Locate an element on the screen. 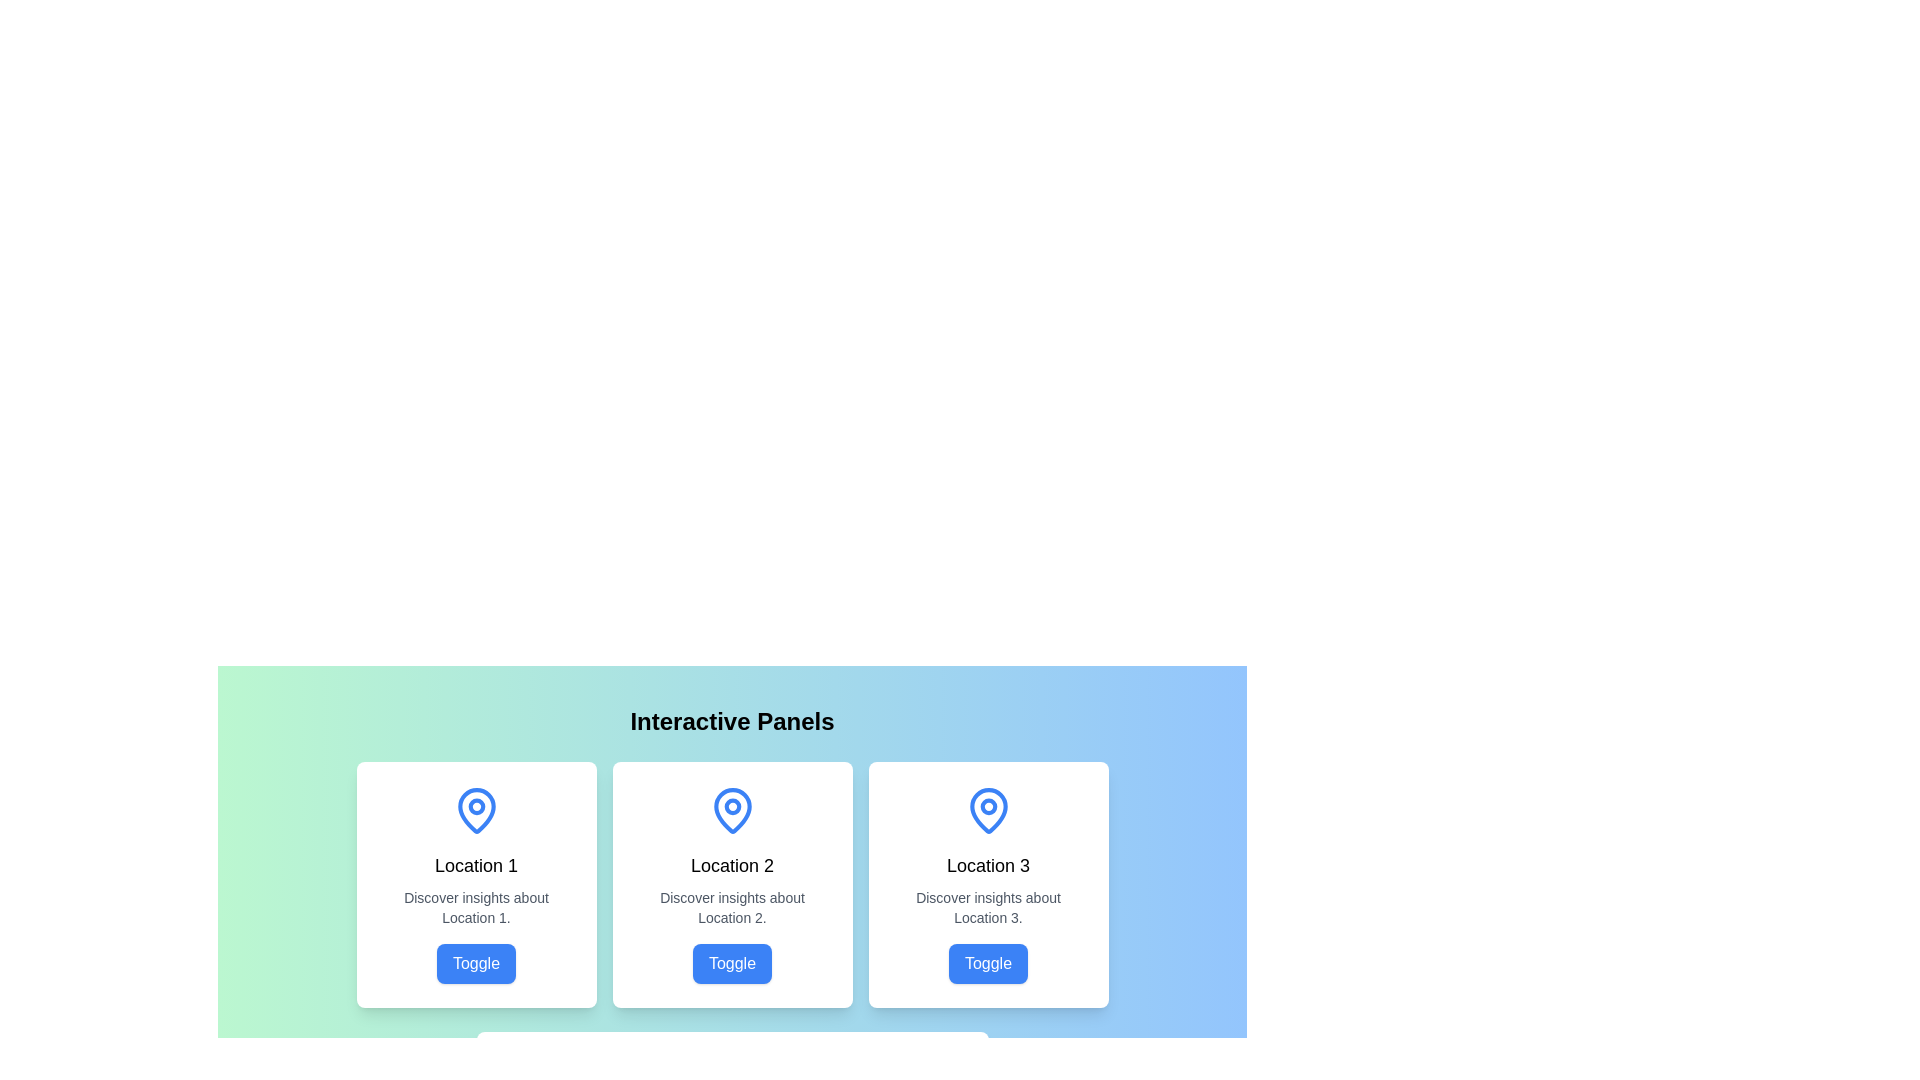 This screenshot has width=1920, height=1080. the location marker icon situated at the top-center of the card titled 'Location 1' is located at coordinates (475, 810).